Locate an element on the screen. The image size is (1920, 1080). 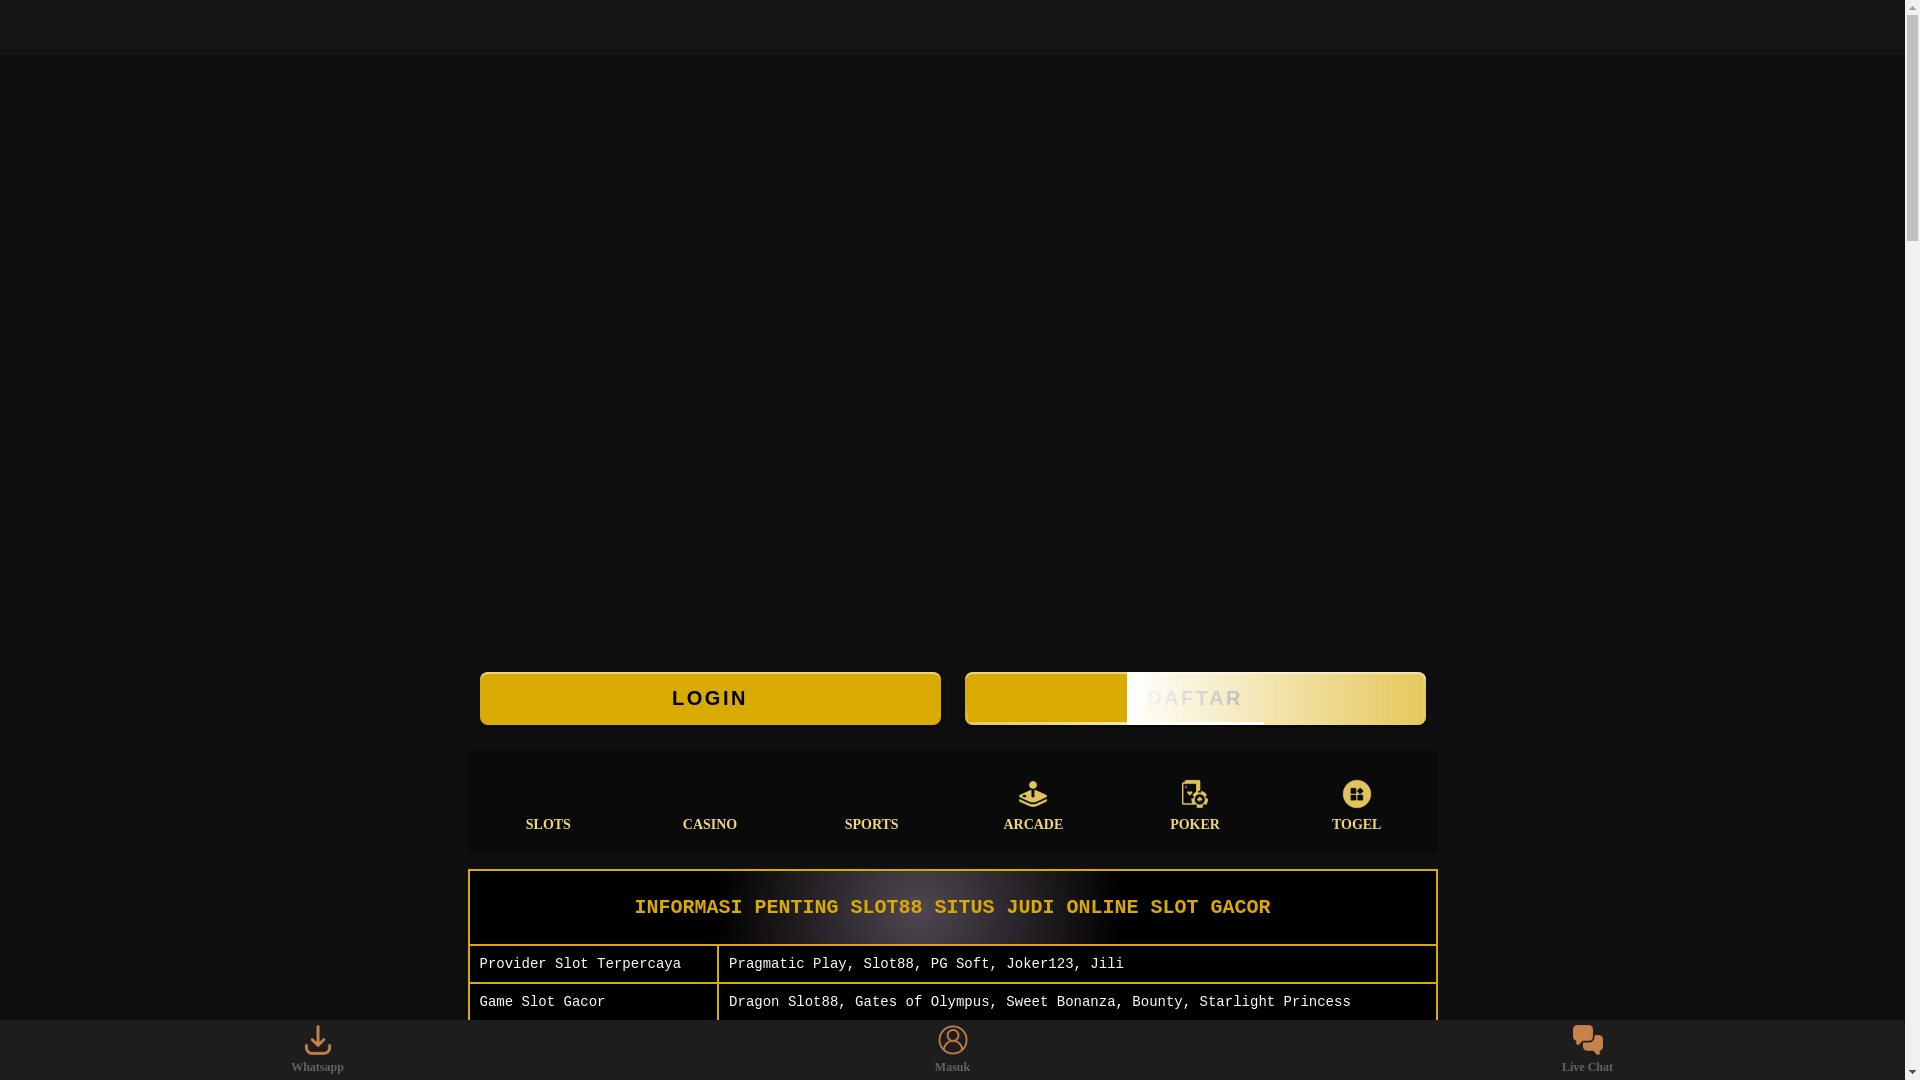
'TOGEL' is located at coordinates (1357, 801).